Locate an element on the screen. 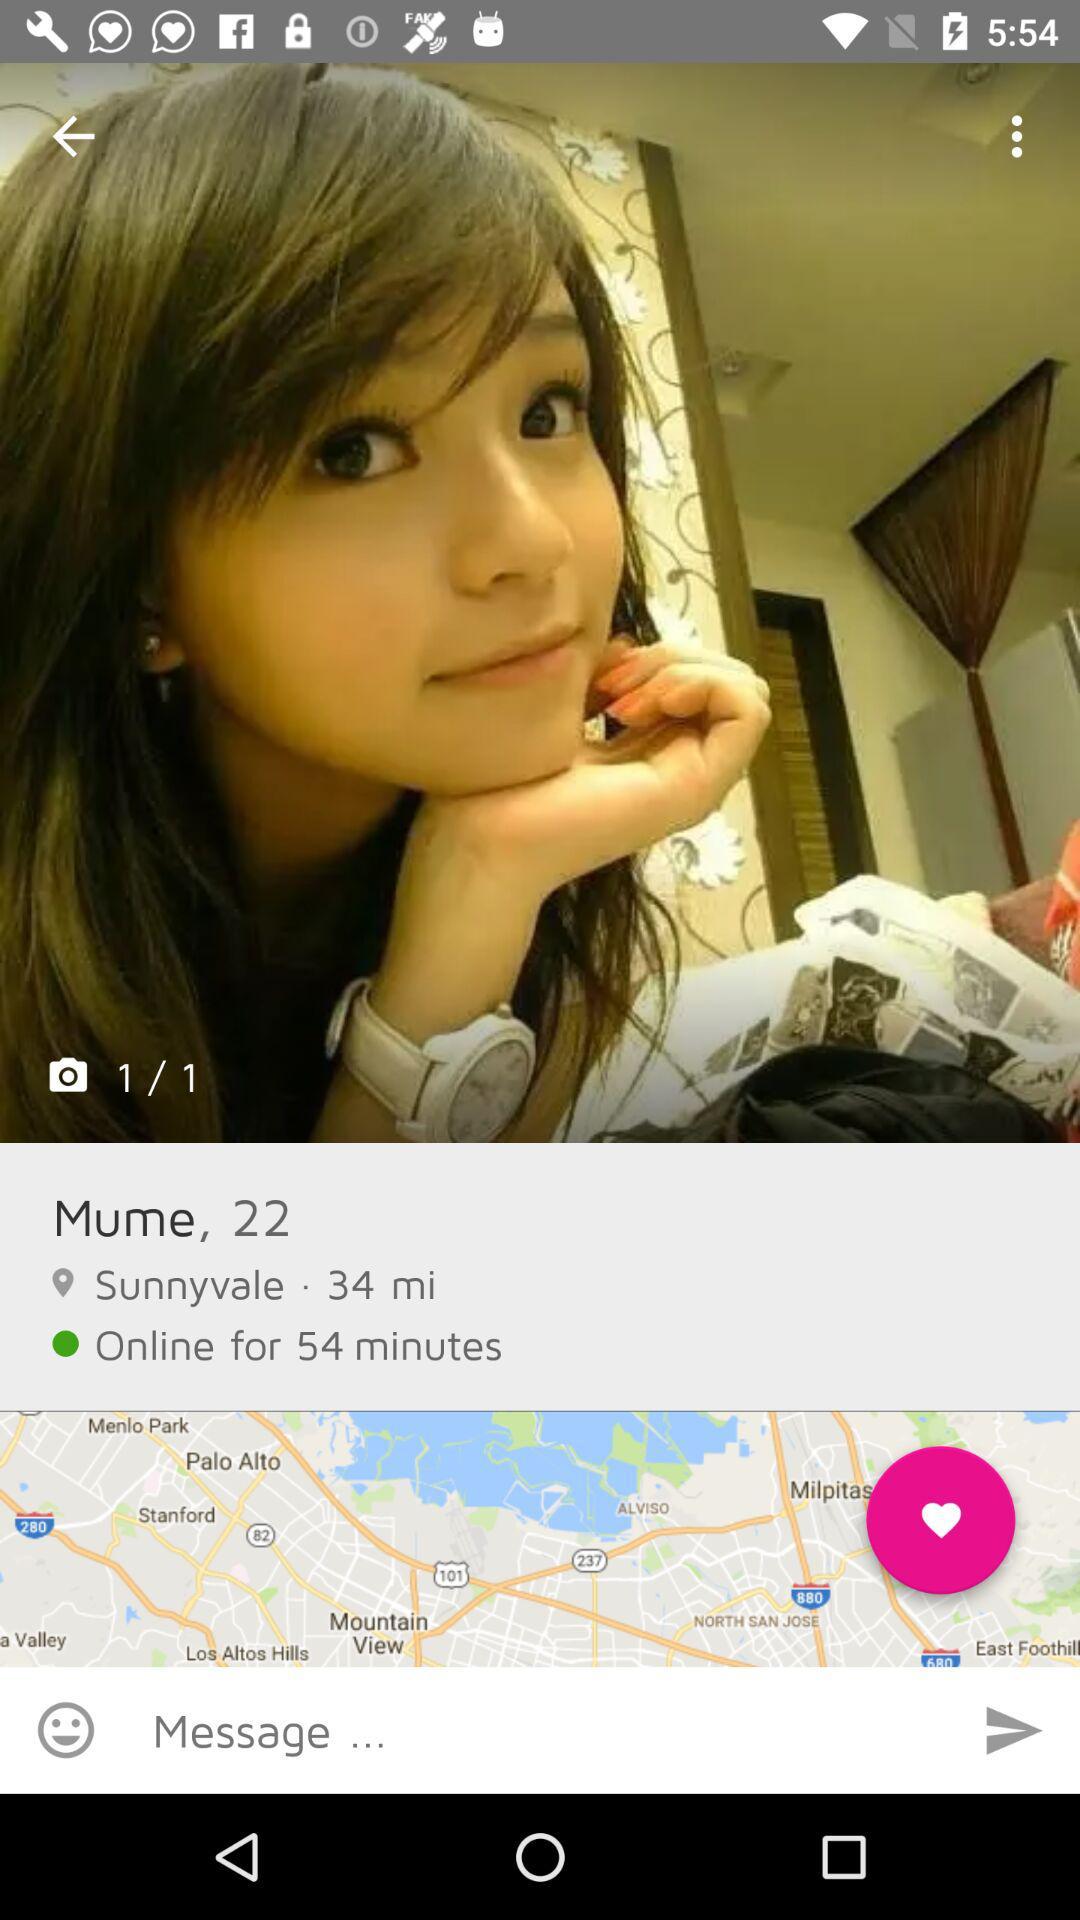 Image resolution: width=1080 pixels, height=1920 pixels. the item at the top left corner is located at coordinates (72, 135).